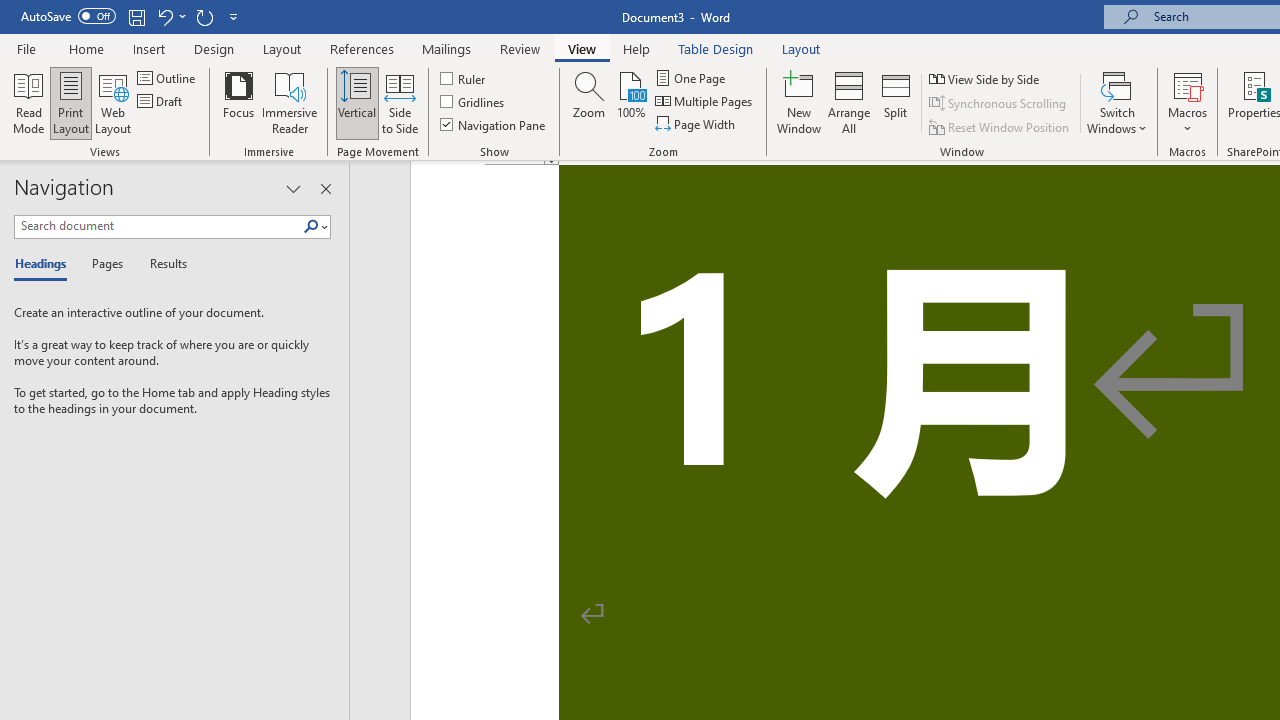 The width and height of the screenshot is (1280, 720). Describe the element at coordinates (168, 77) in the screenshot. I see `'Outline'` at that location.